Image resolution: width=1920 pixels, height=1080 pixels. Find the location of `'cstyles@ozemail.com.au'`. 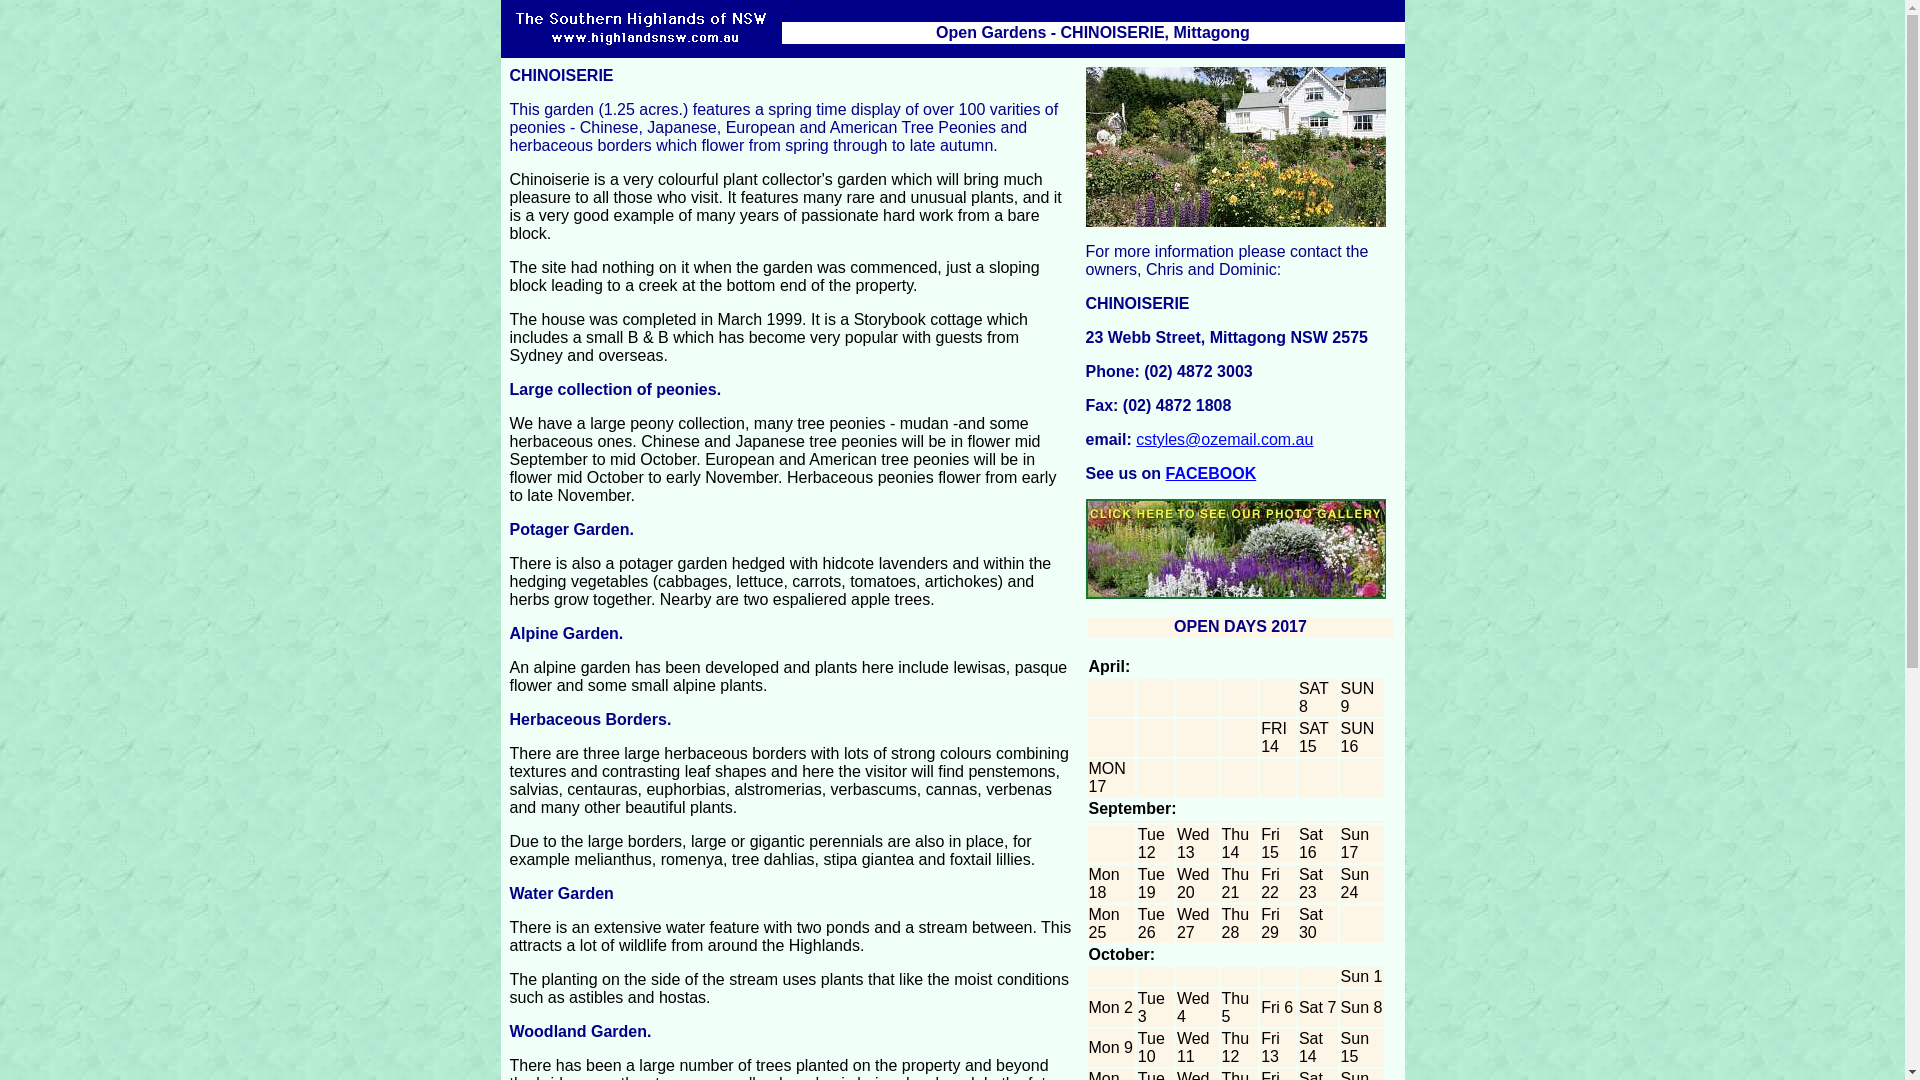

'cstyles@ozemail.com.au' is located at coordinates (1223, 438).